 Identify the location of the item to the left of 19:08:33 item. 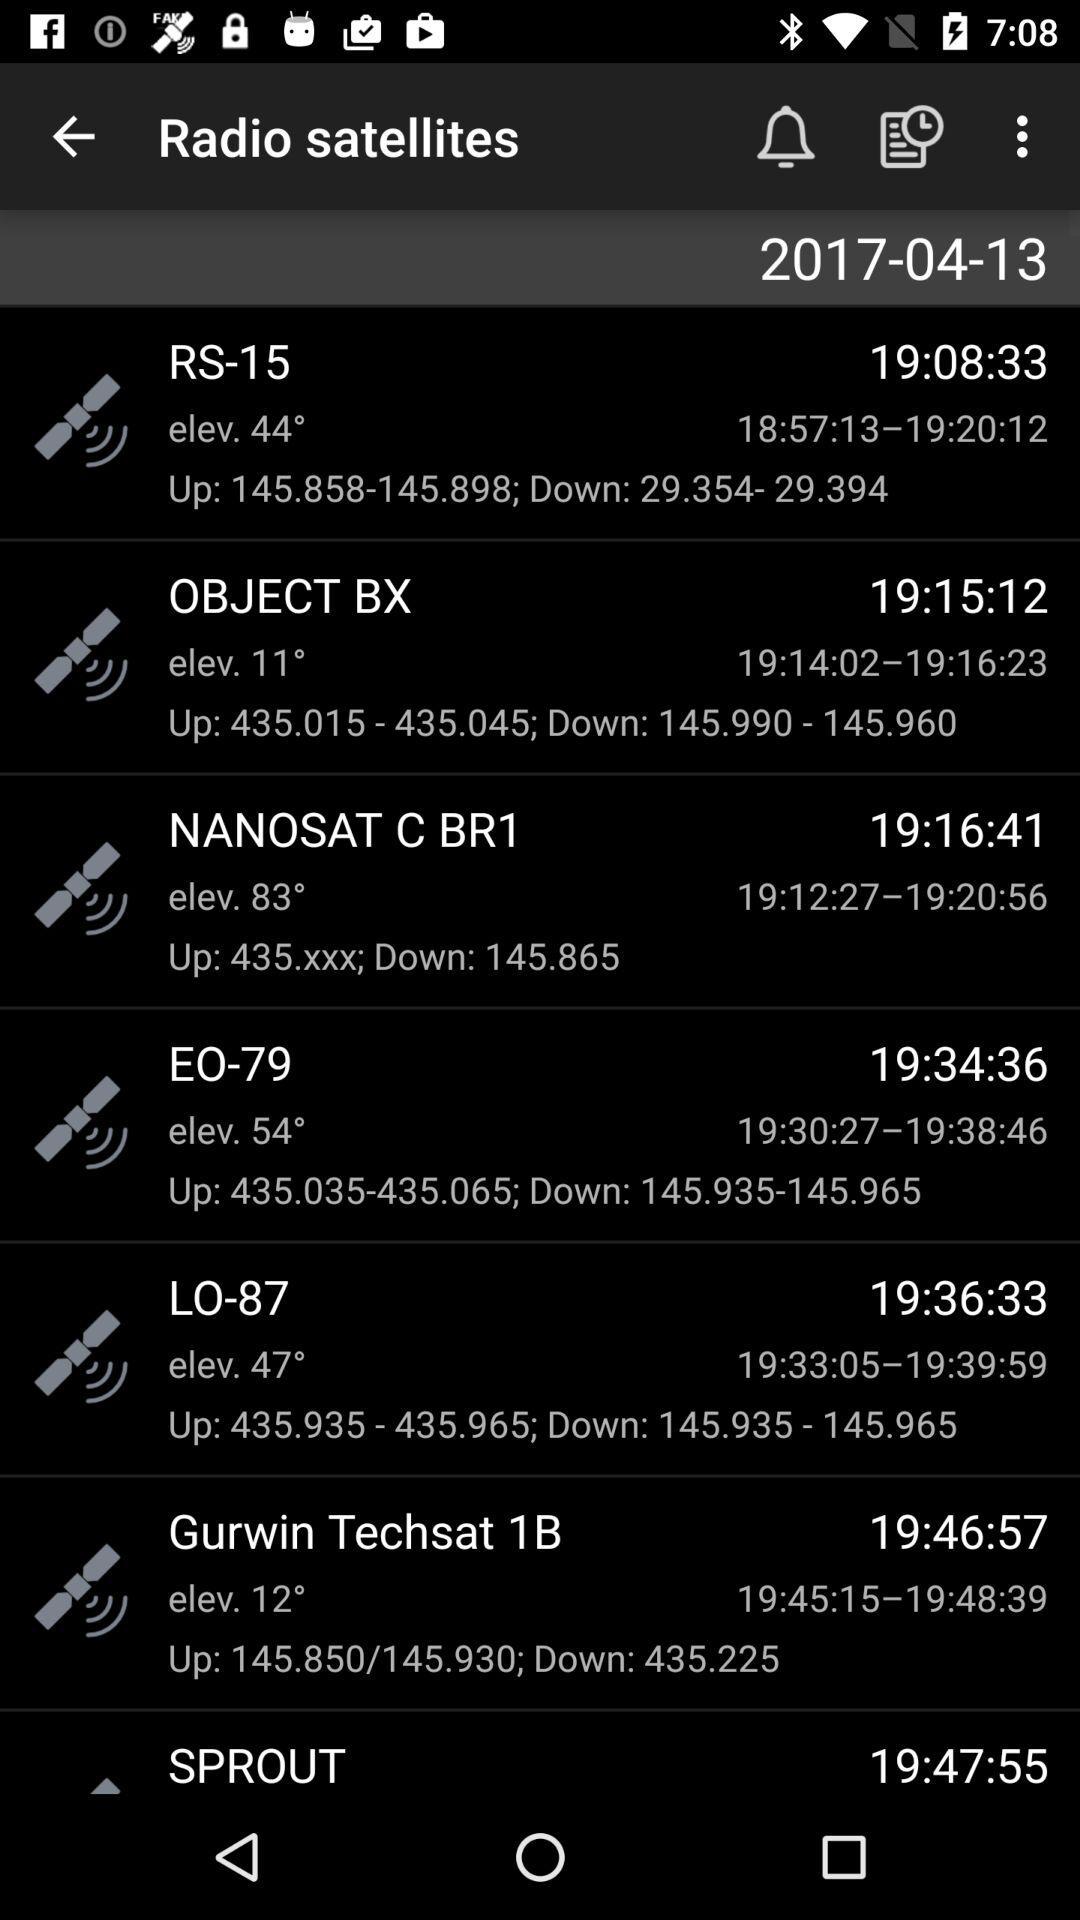
(517, 360).